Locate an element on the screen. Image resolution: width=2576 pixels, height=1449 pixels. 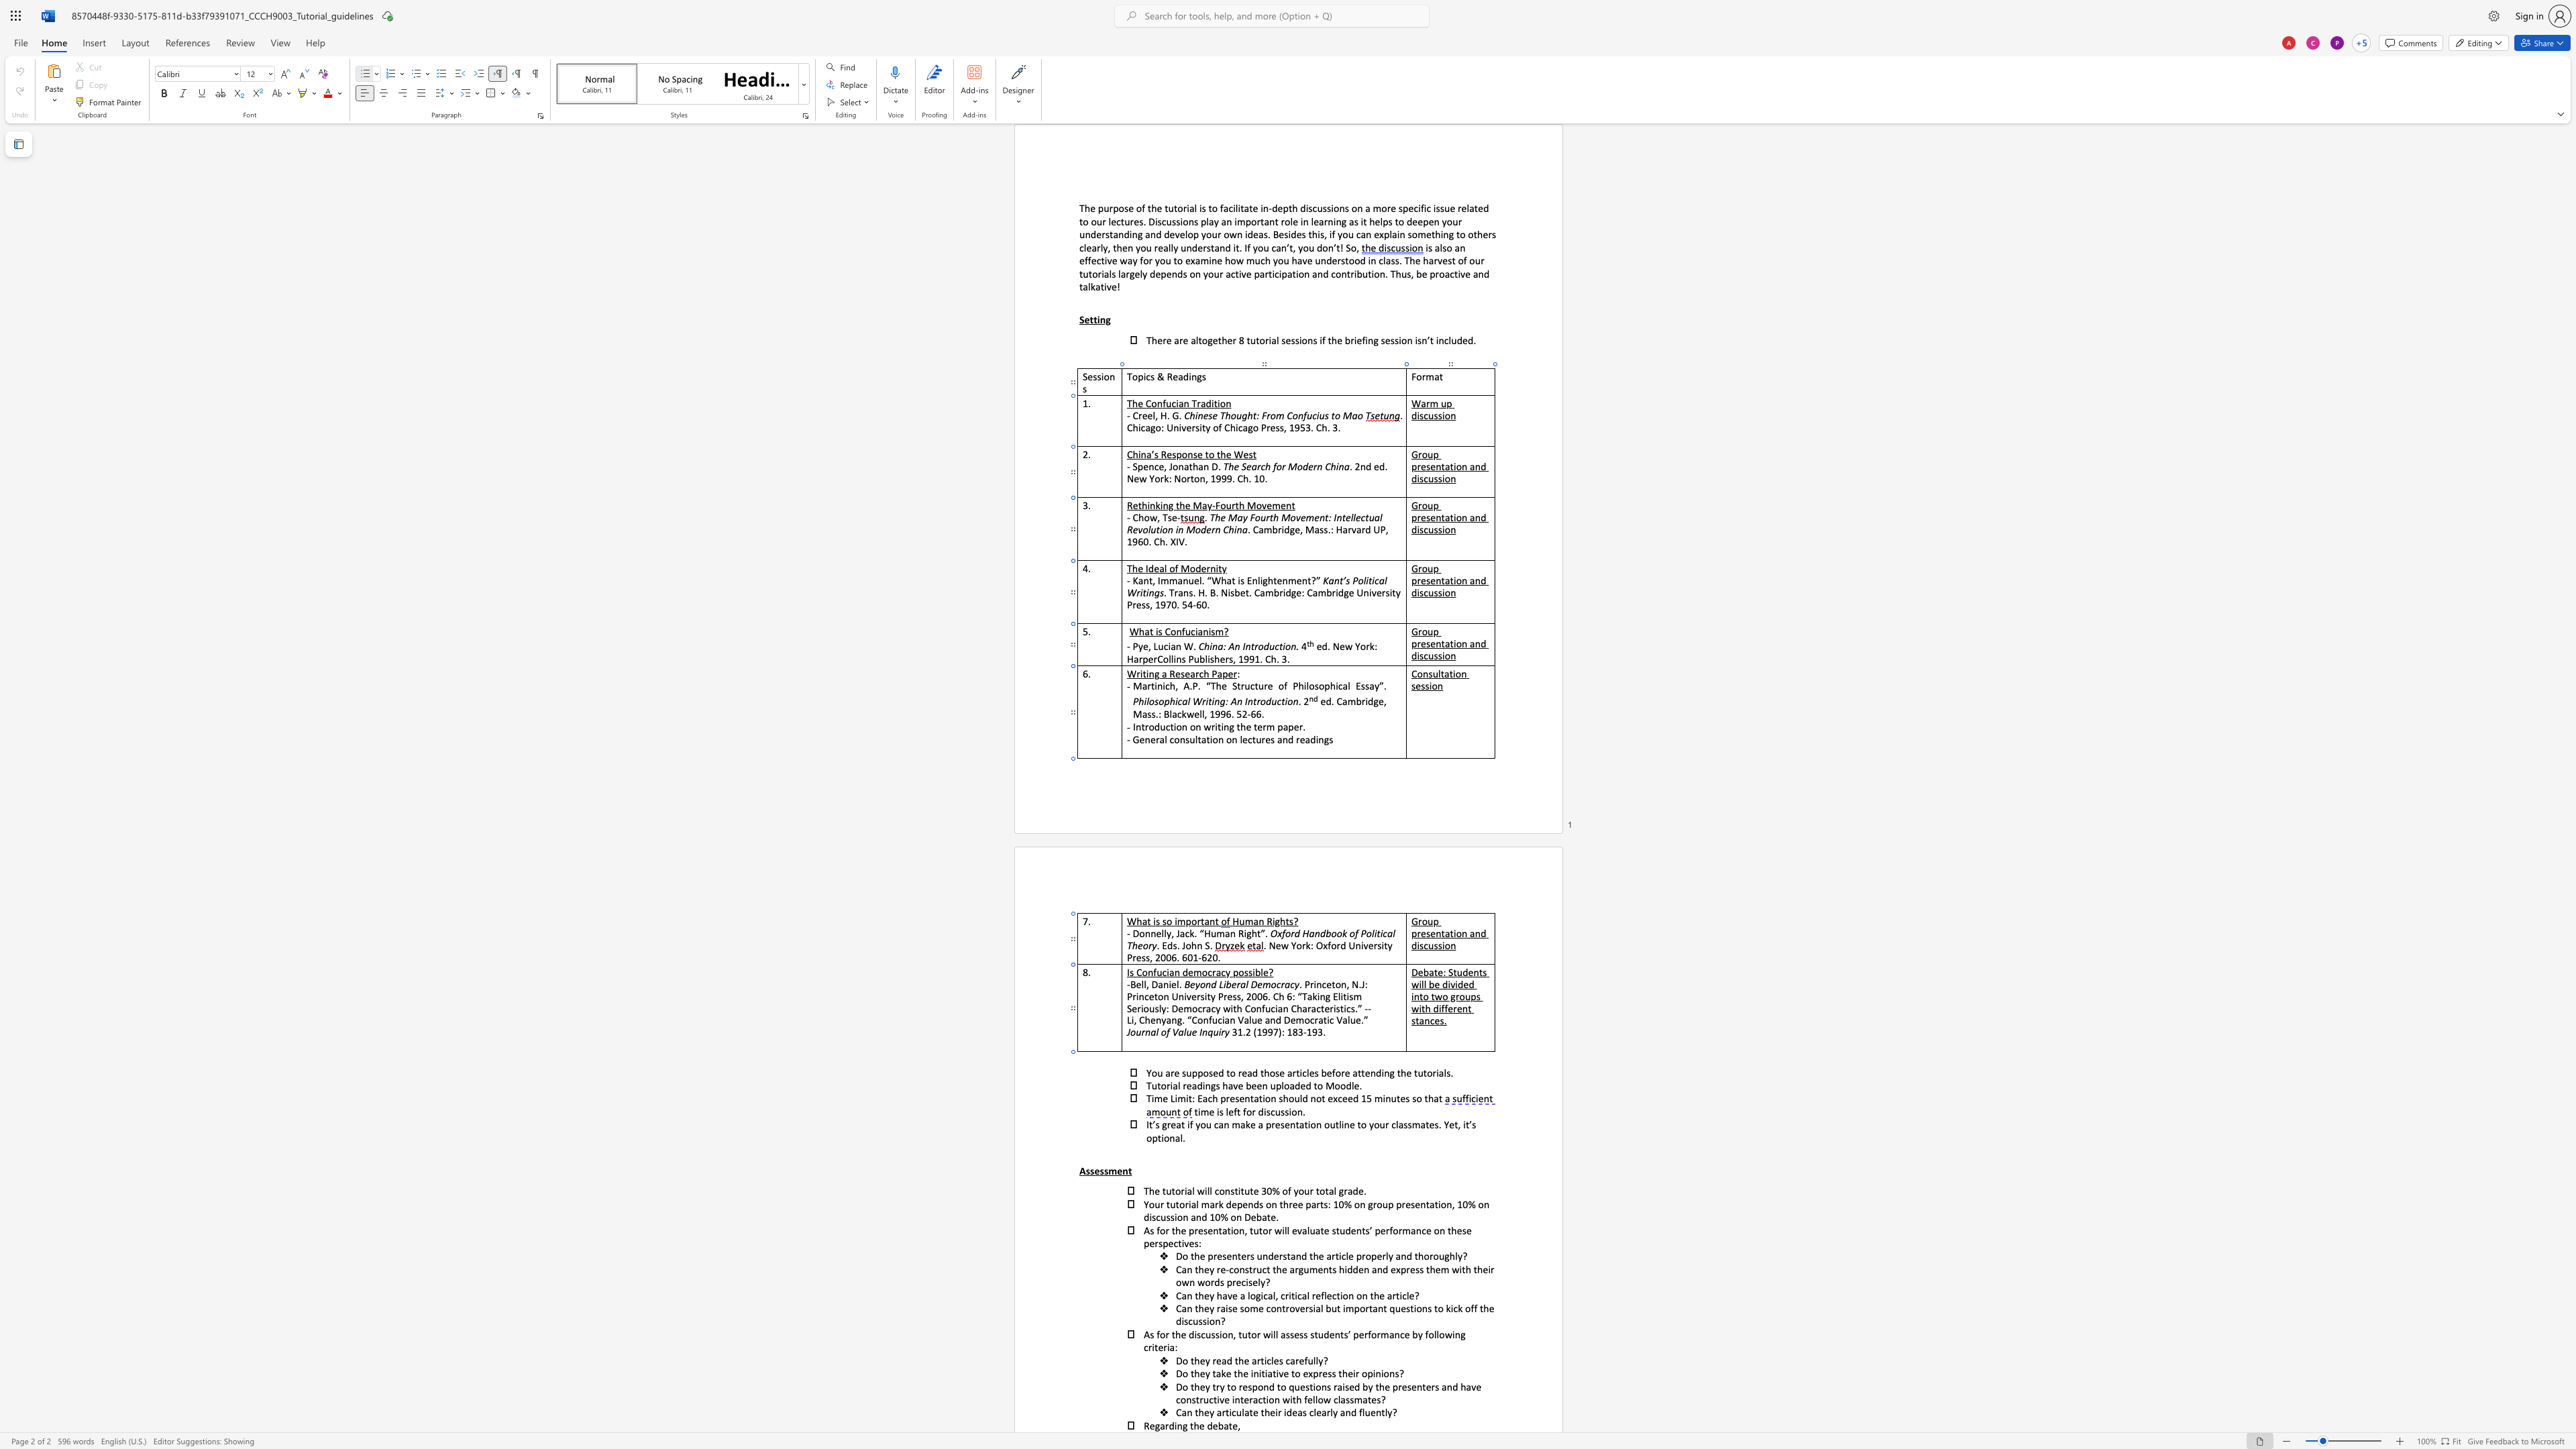
the space between the continuous character "e" and "b" in the text is located at coordinates (1218, 1424).